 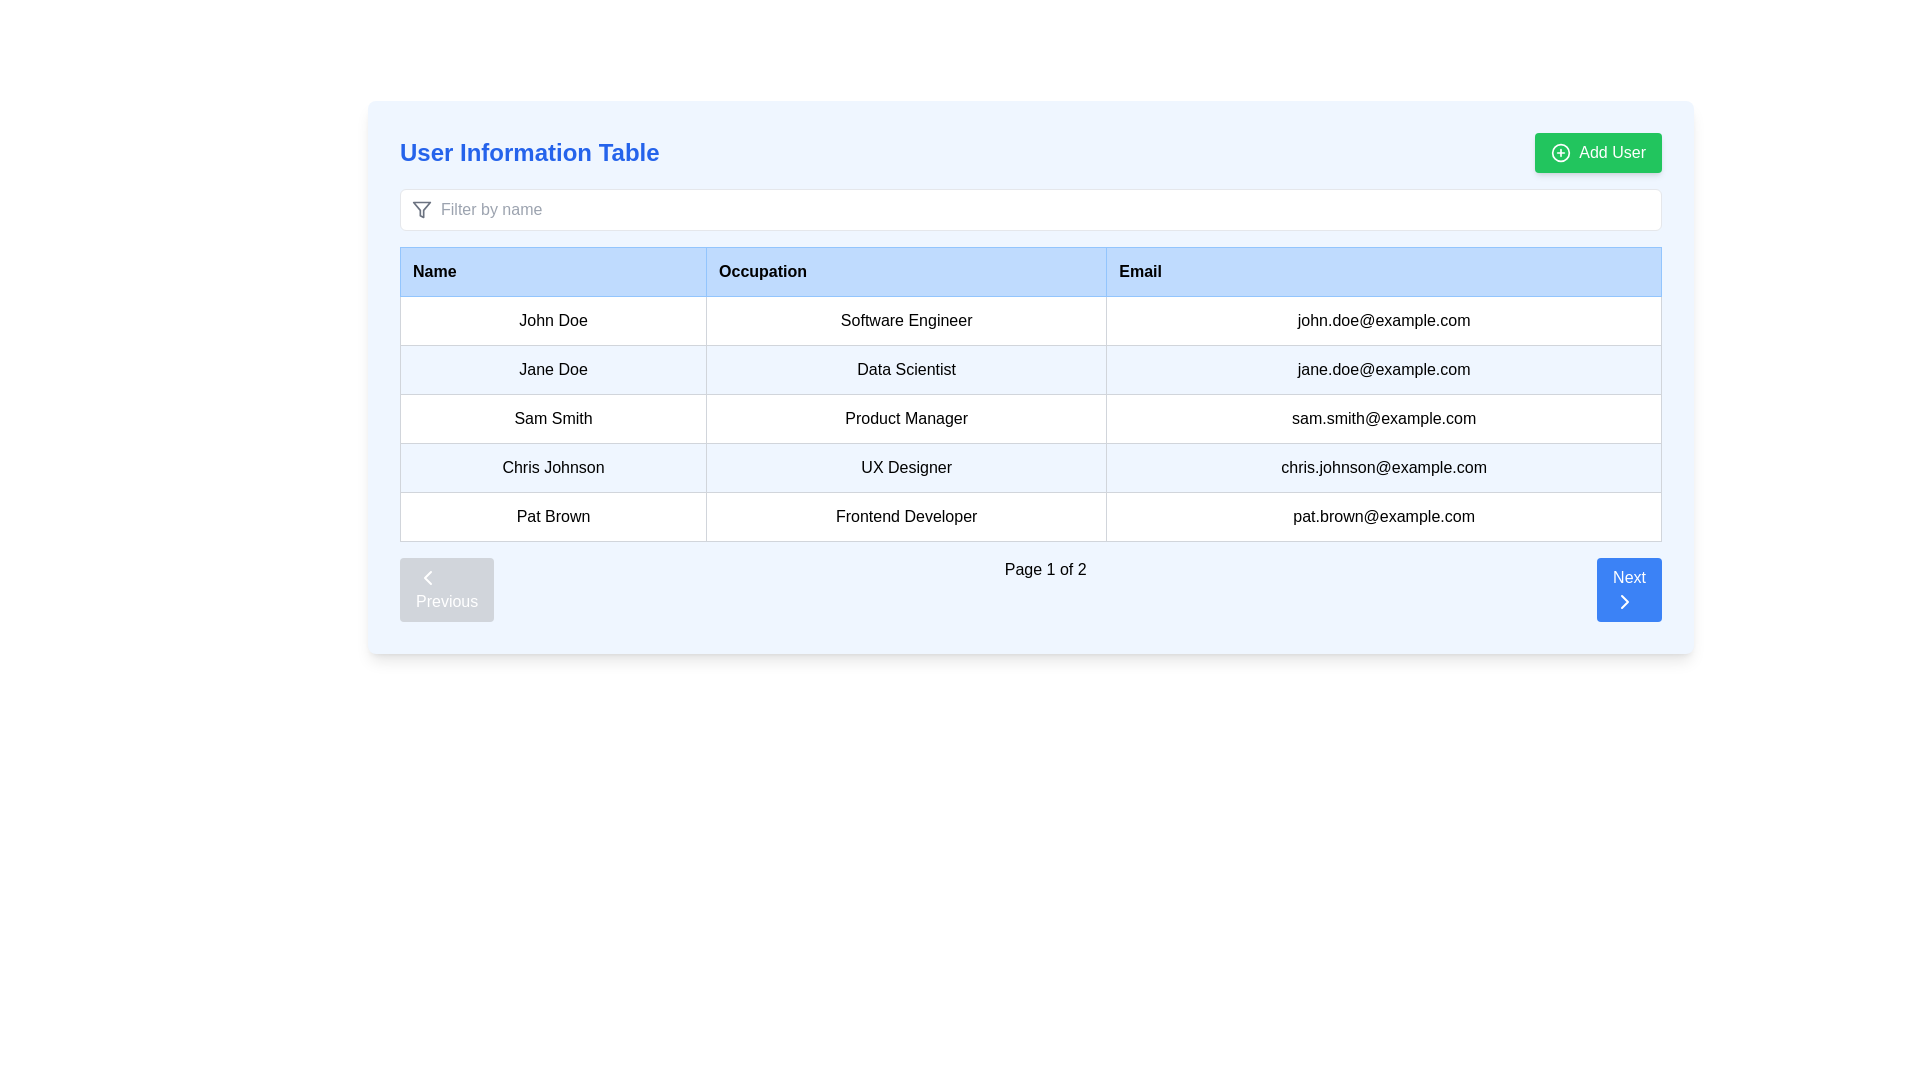 I want to click on the Text cell displaying the email address associated with 'Jane Doe' in the third column of the second row under the 'Email' heading, so click(x=1383, y=370).